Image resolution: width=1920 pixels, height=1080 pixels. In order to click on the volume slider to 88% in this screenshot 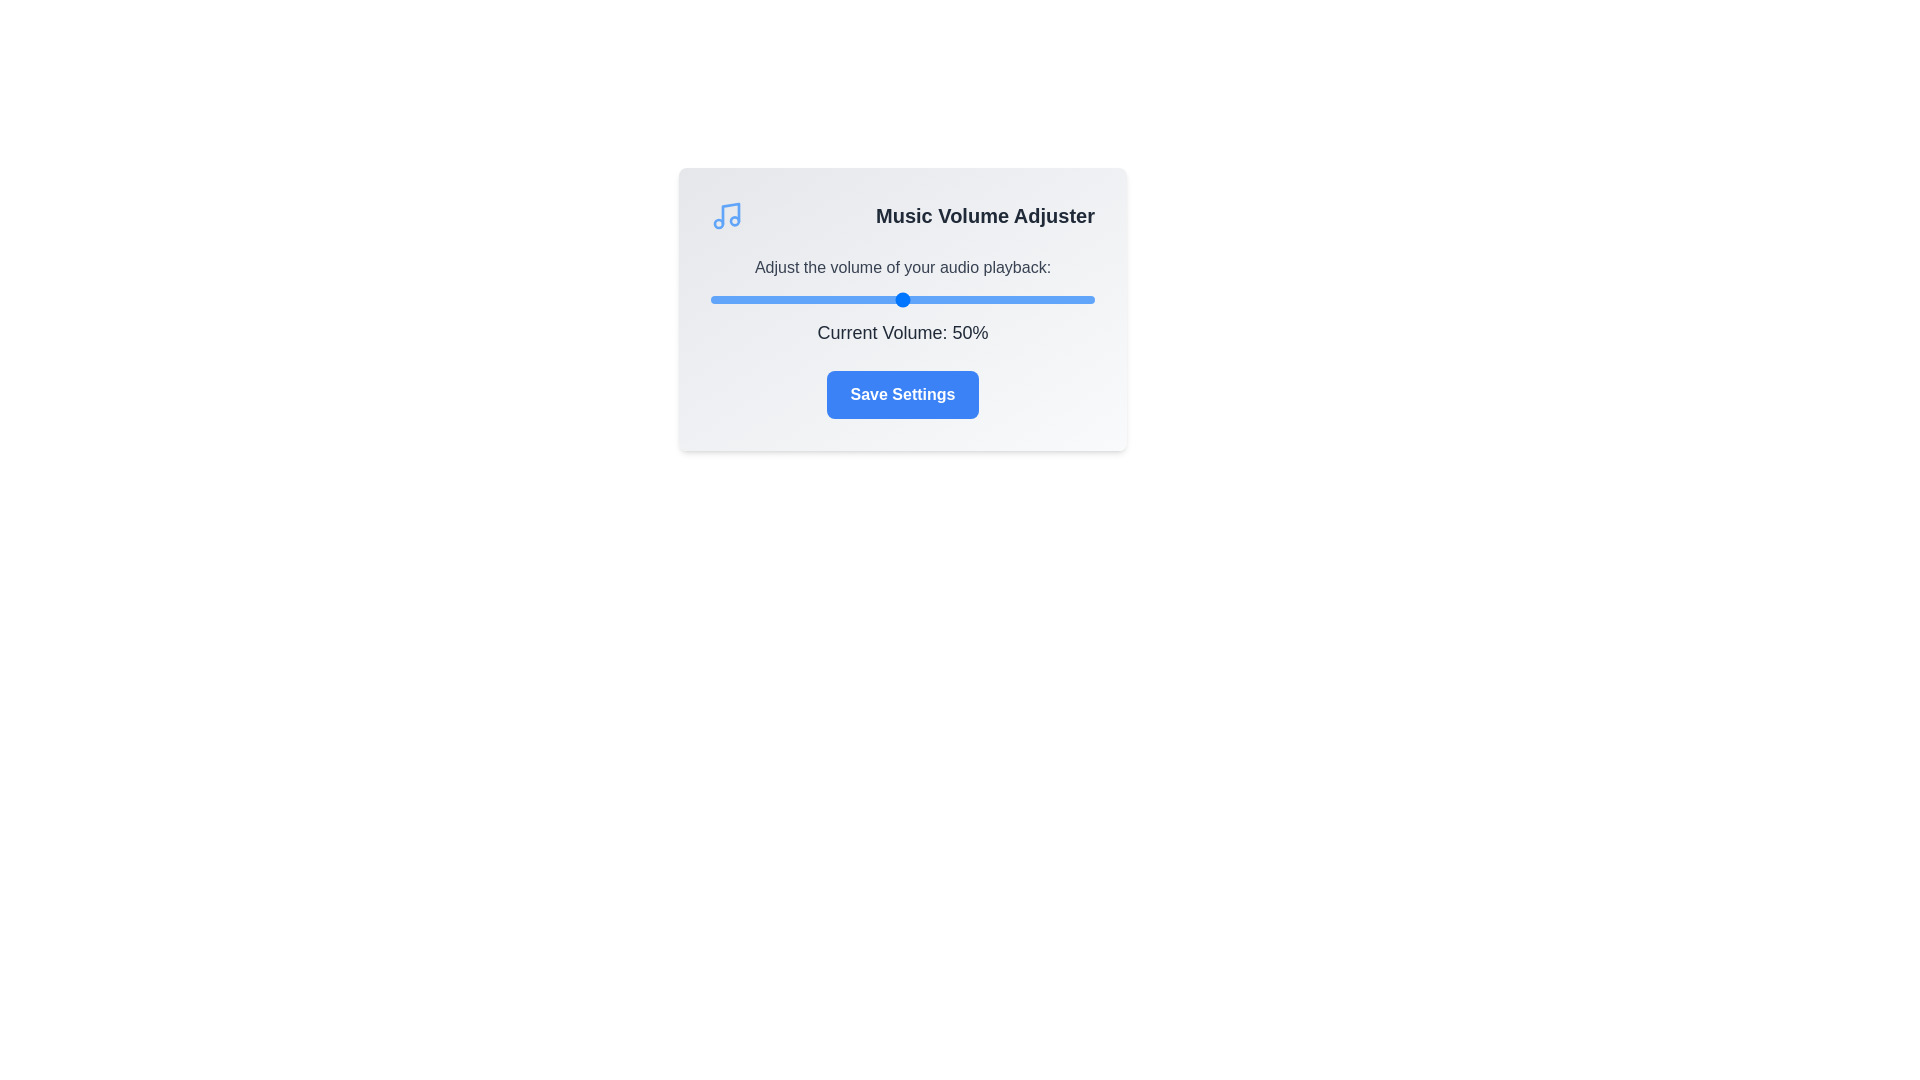, I will do `click(1047, 300)`.